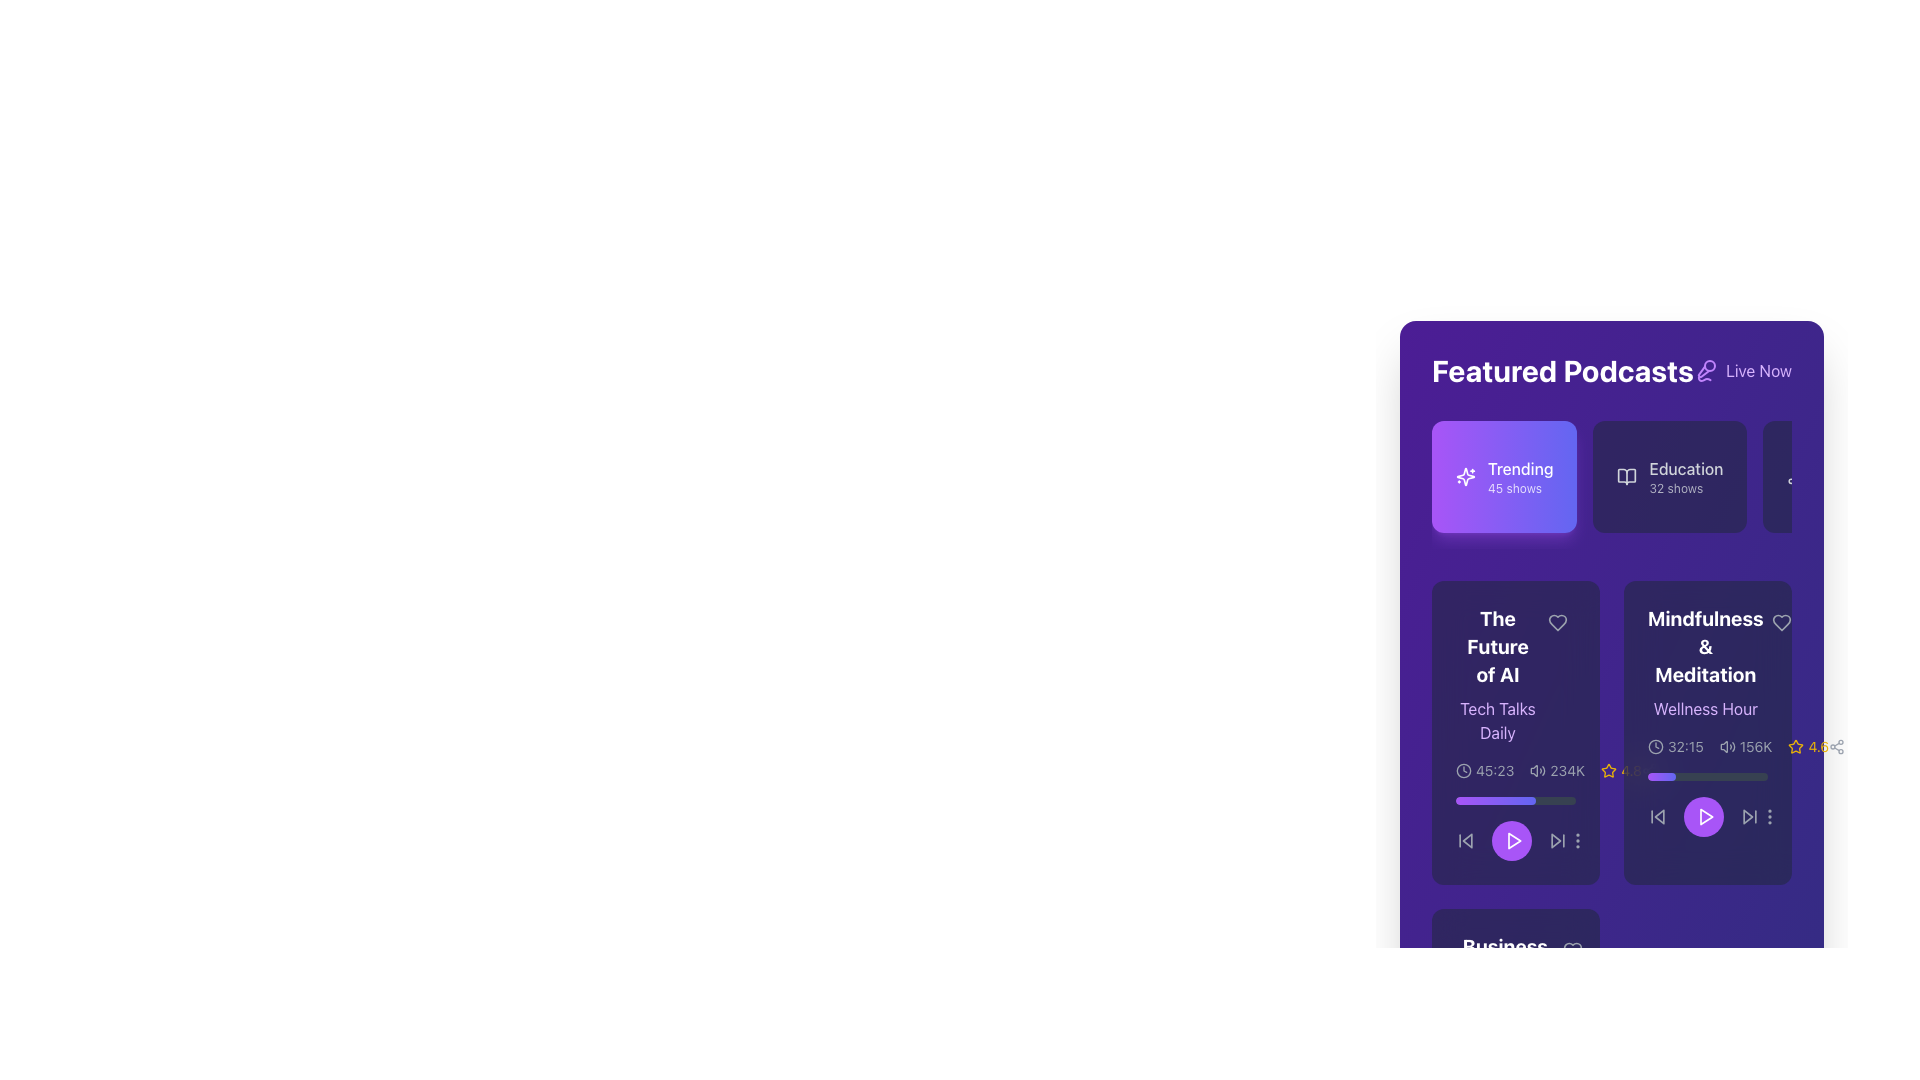 The image size is (1920, 1080). What do you see at coordinates (1707, 804) in the screenshot?
I see `the play button located centrally within the control section of the 'Mindfulness & Meditation' card` at bounding box center [1707, 804].